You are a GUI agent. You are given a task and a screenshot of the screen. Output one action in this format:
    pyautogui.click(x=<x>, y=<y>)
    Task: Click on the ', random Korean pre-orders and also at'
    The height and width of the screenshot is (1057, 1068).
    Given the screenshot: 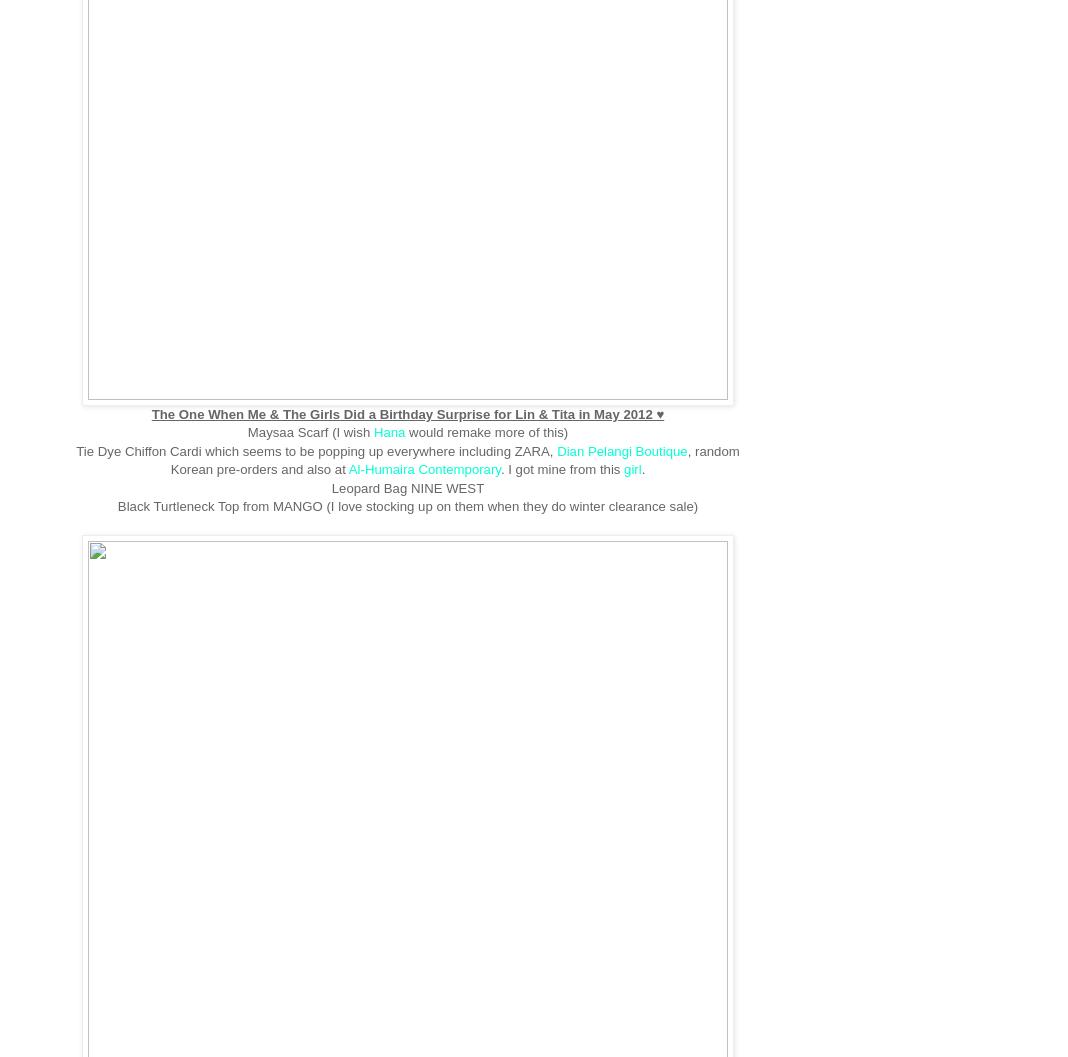 What is the action you would take?
    pyautogui.click(x=454, y=460)
    